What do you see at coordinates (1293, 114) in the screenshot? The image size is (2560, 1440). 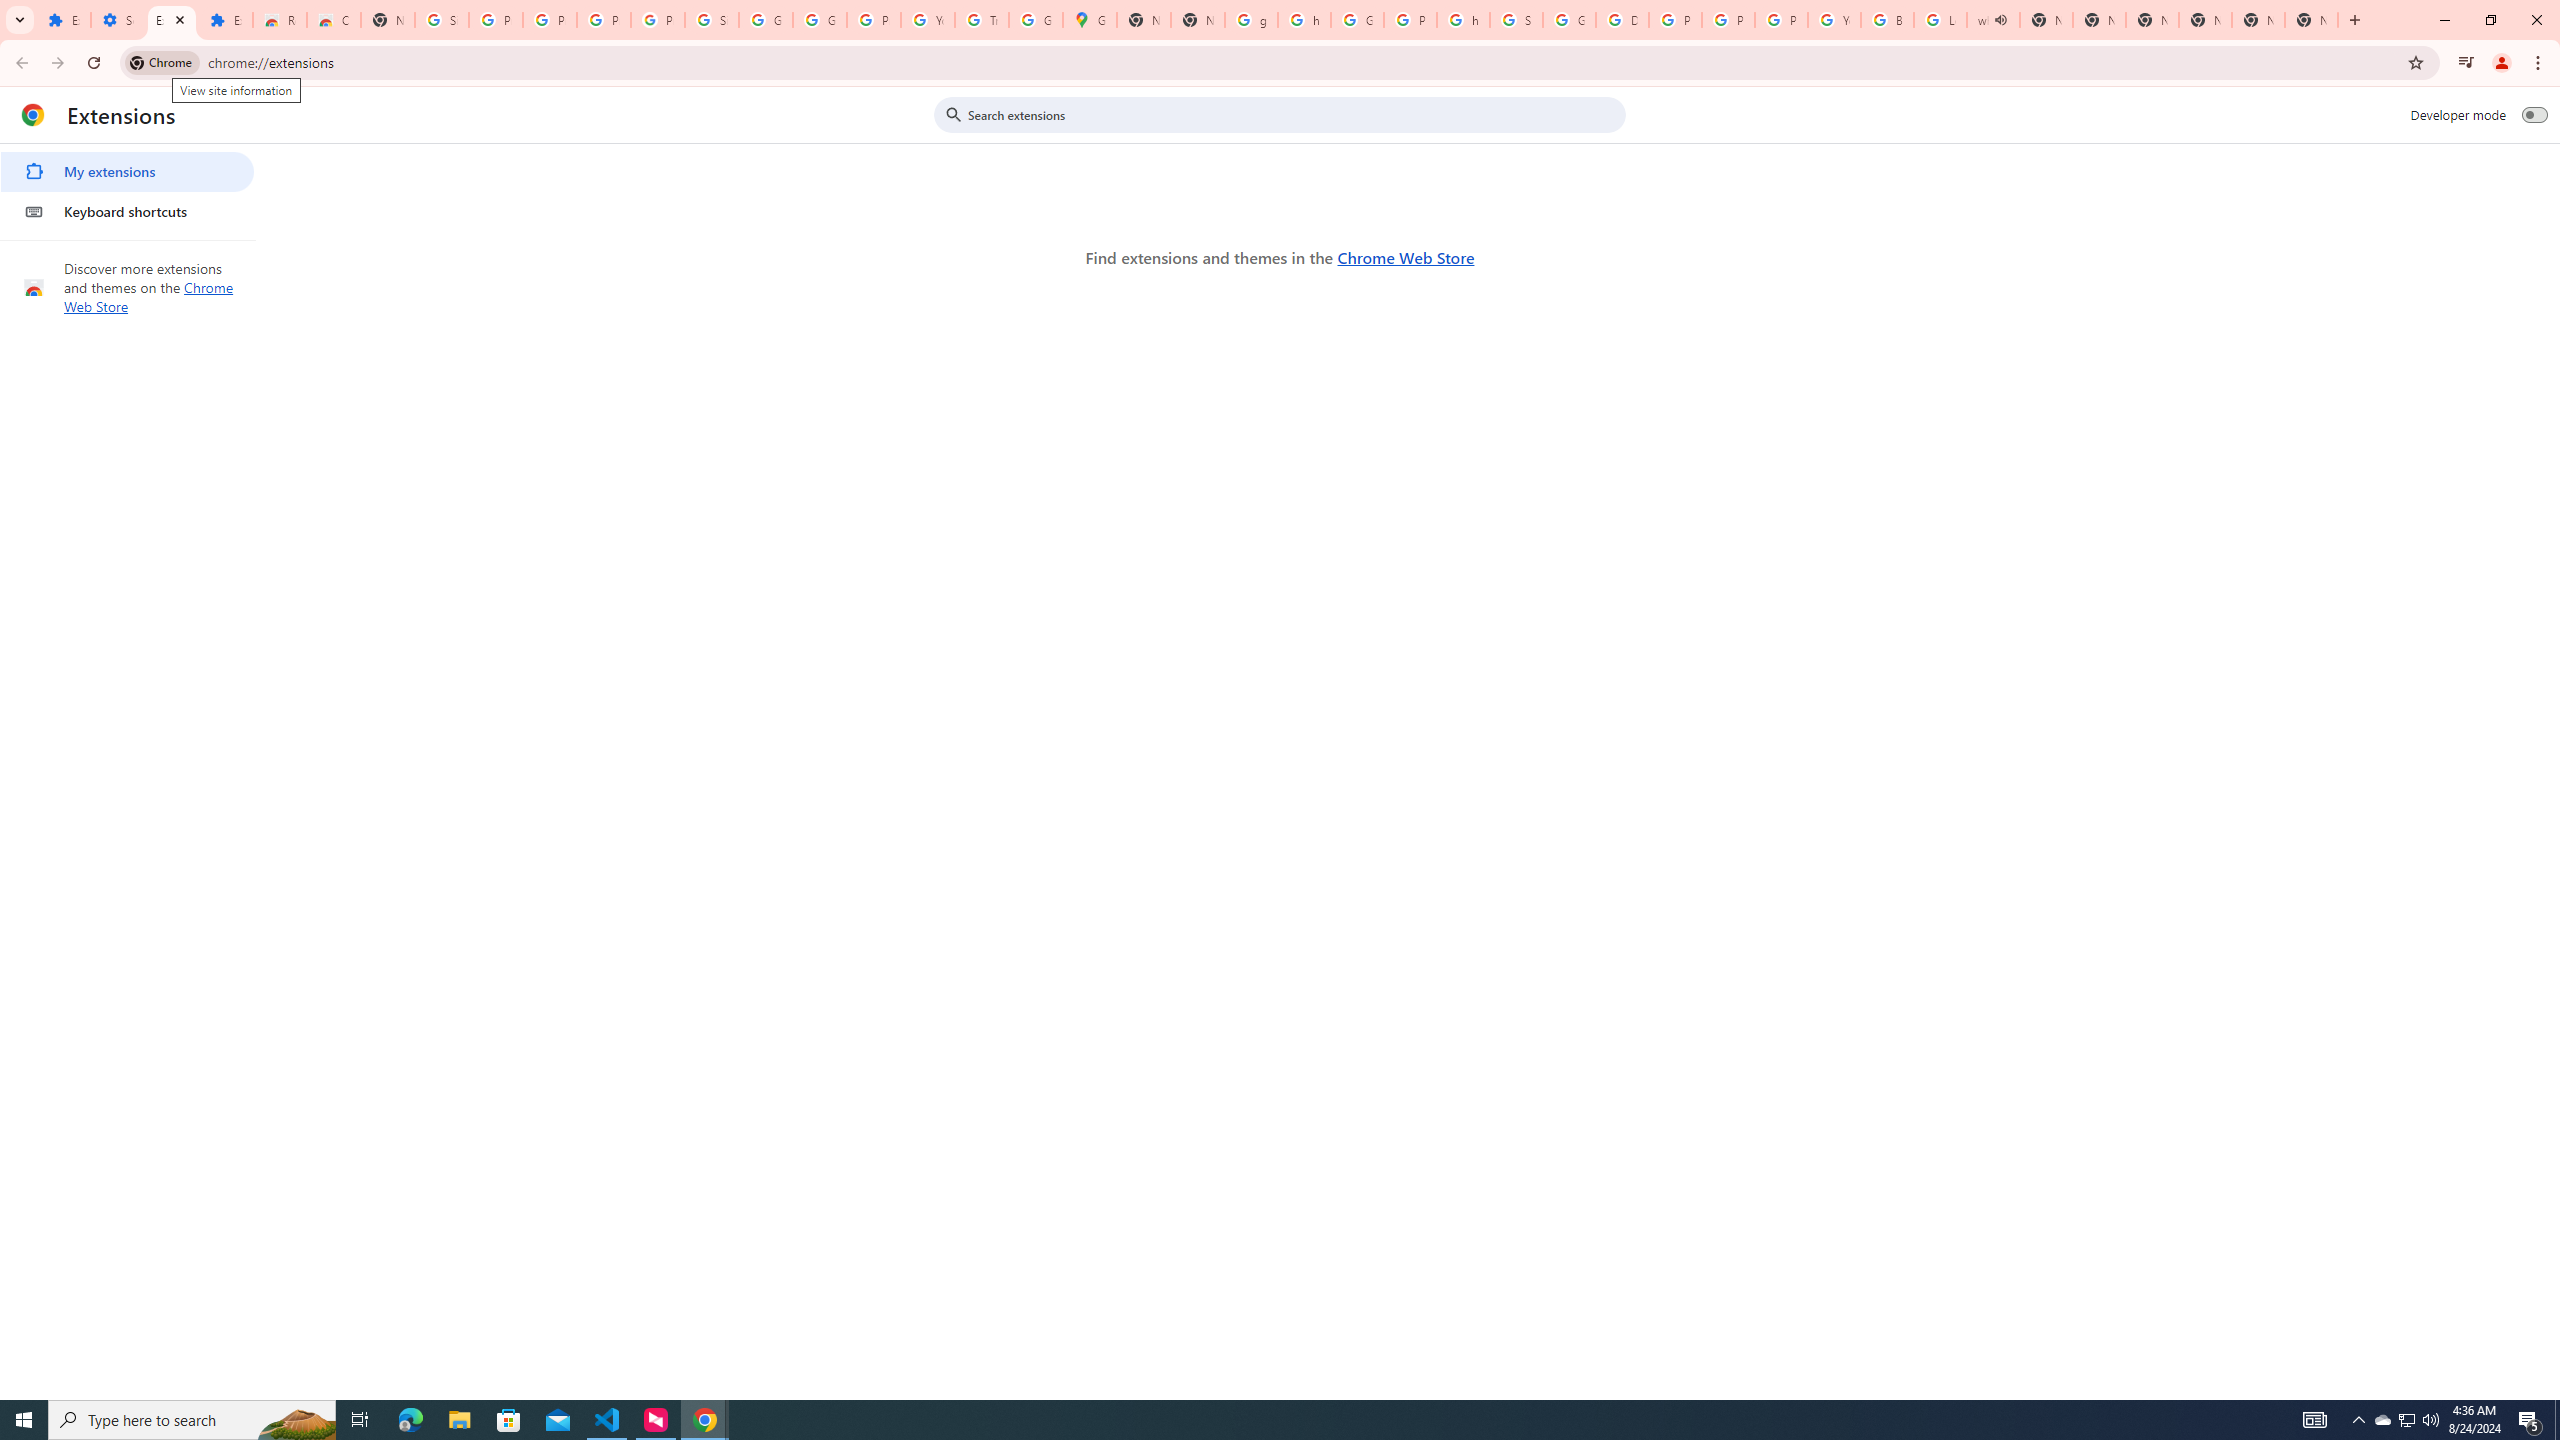 I see `'Search extensions'` at bounding box center [1293, 114].